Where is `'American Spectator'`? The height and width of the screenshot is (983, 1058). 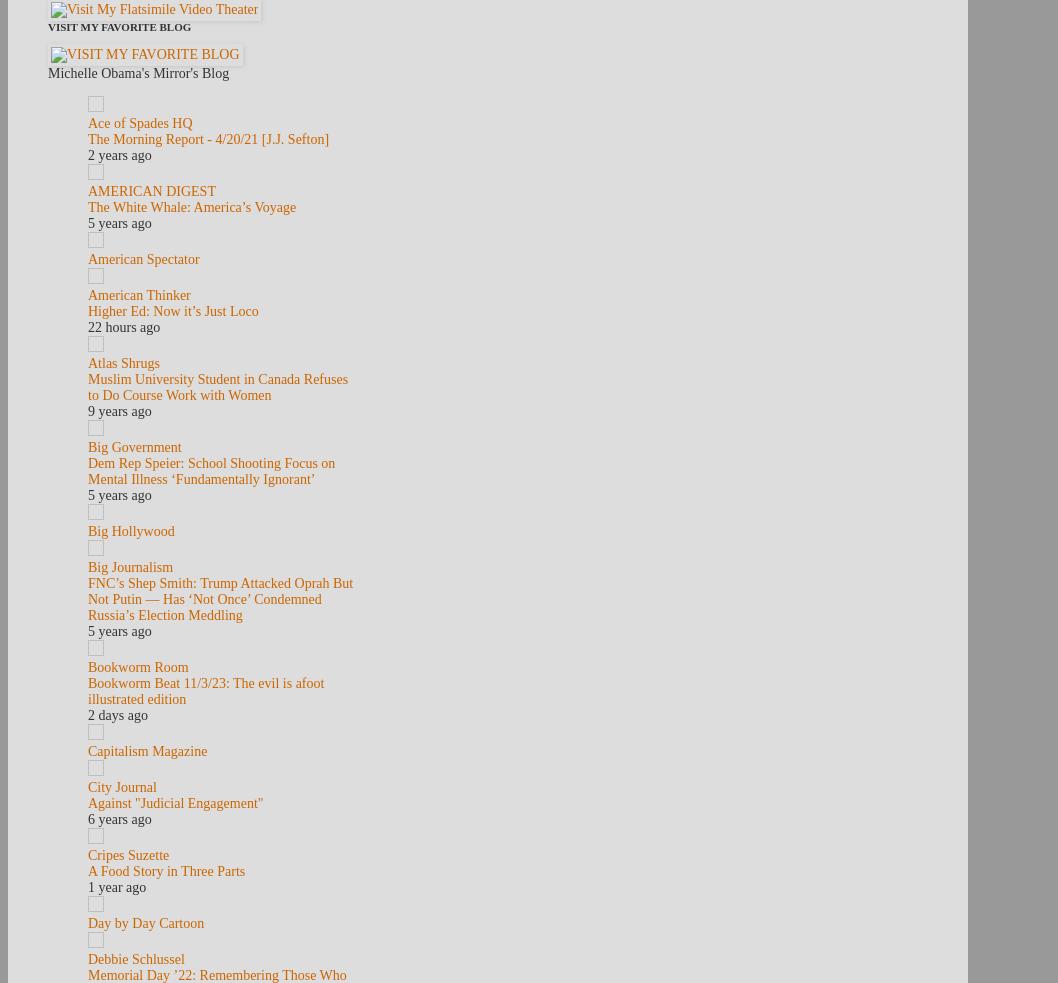
'American Spectator' is located at coordinates (88, 259).